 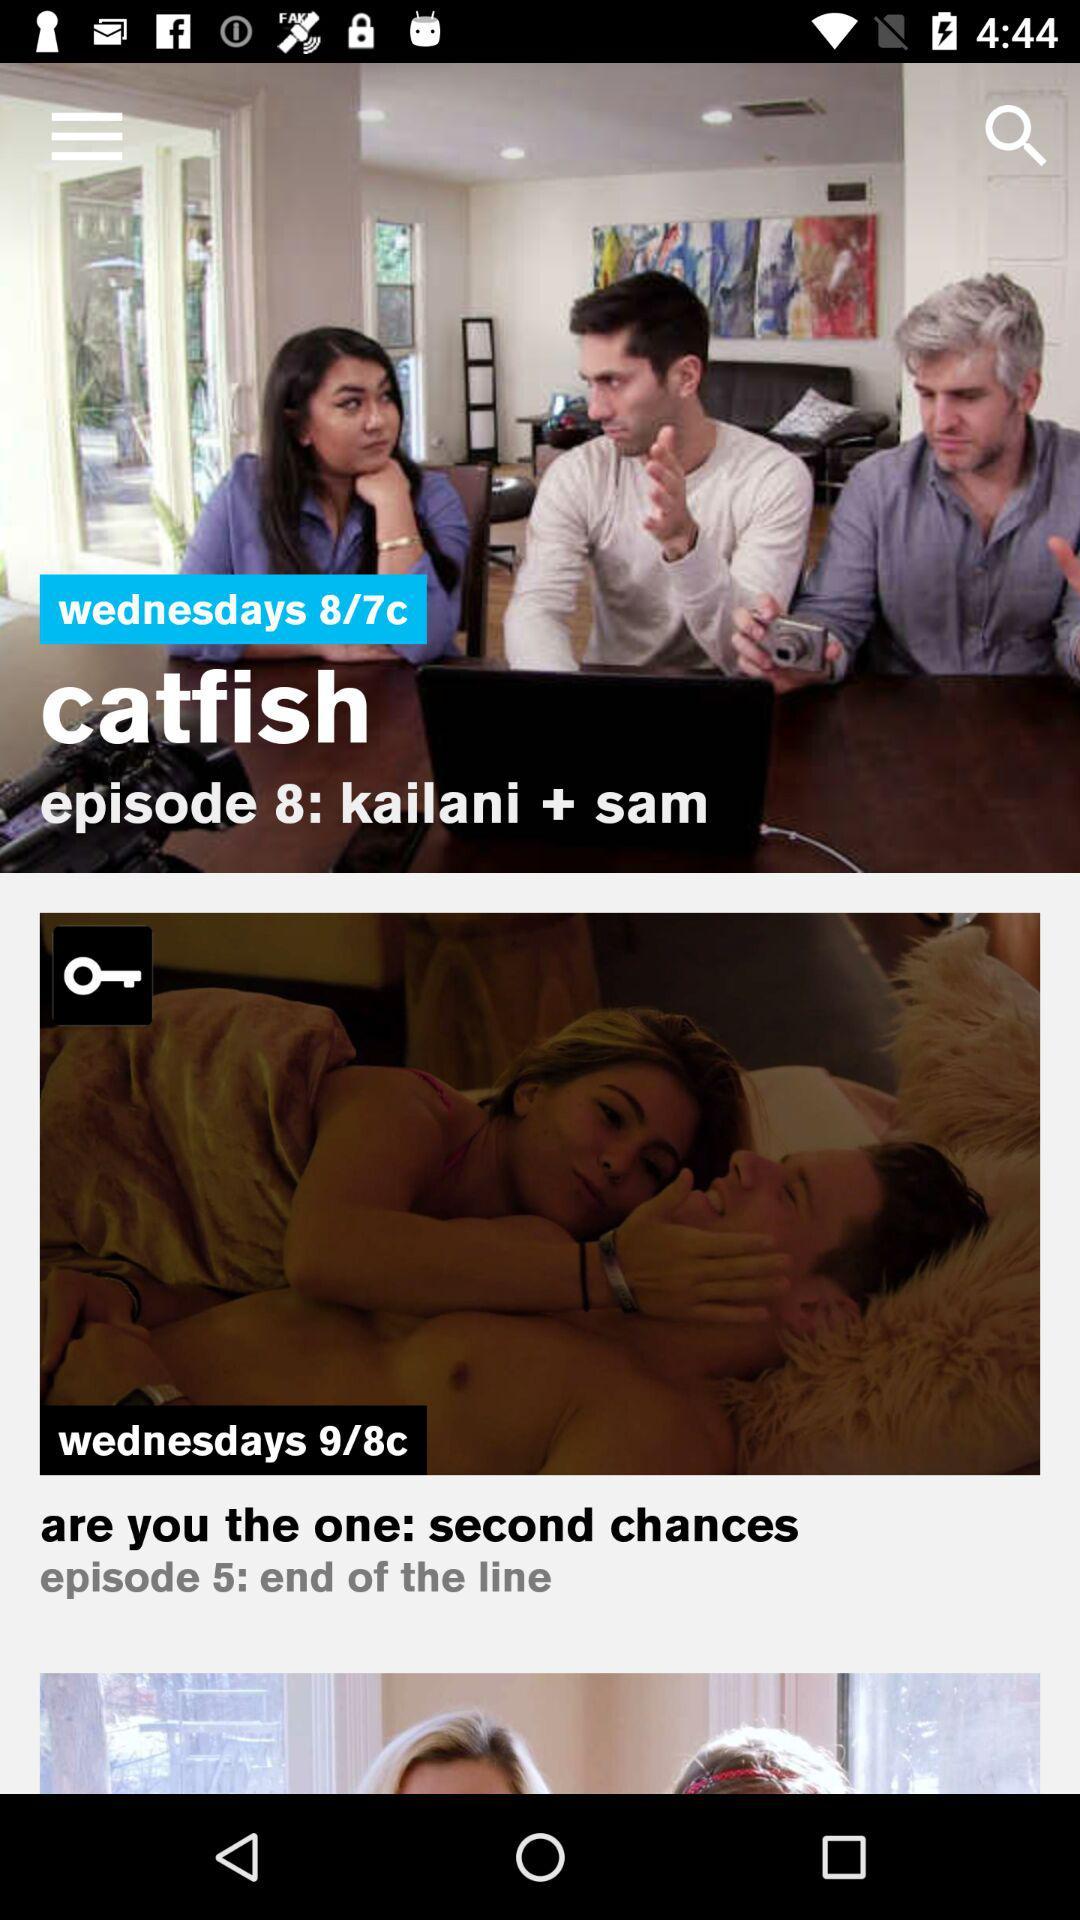 I want to click on the second image, so click(x=540, y=1194).